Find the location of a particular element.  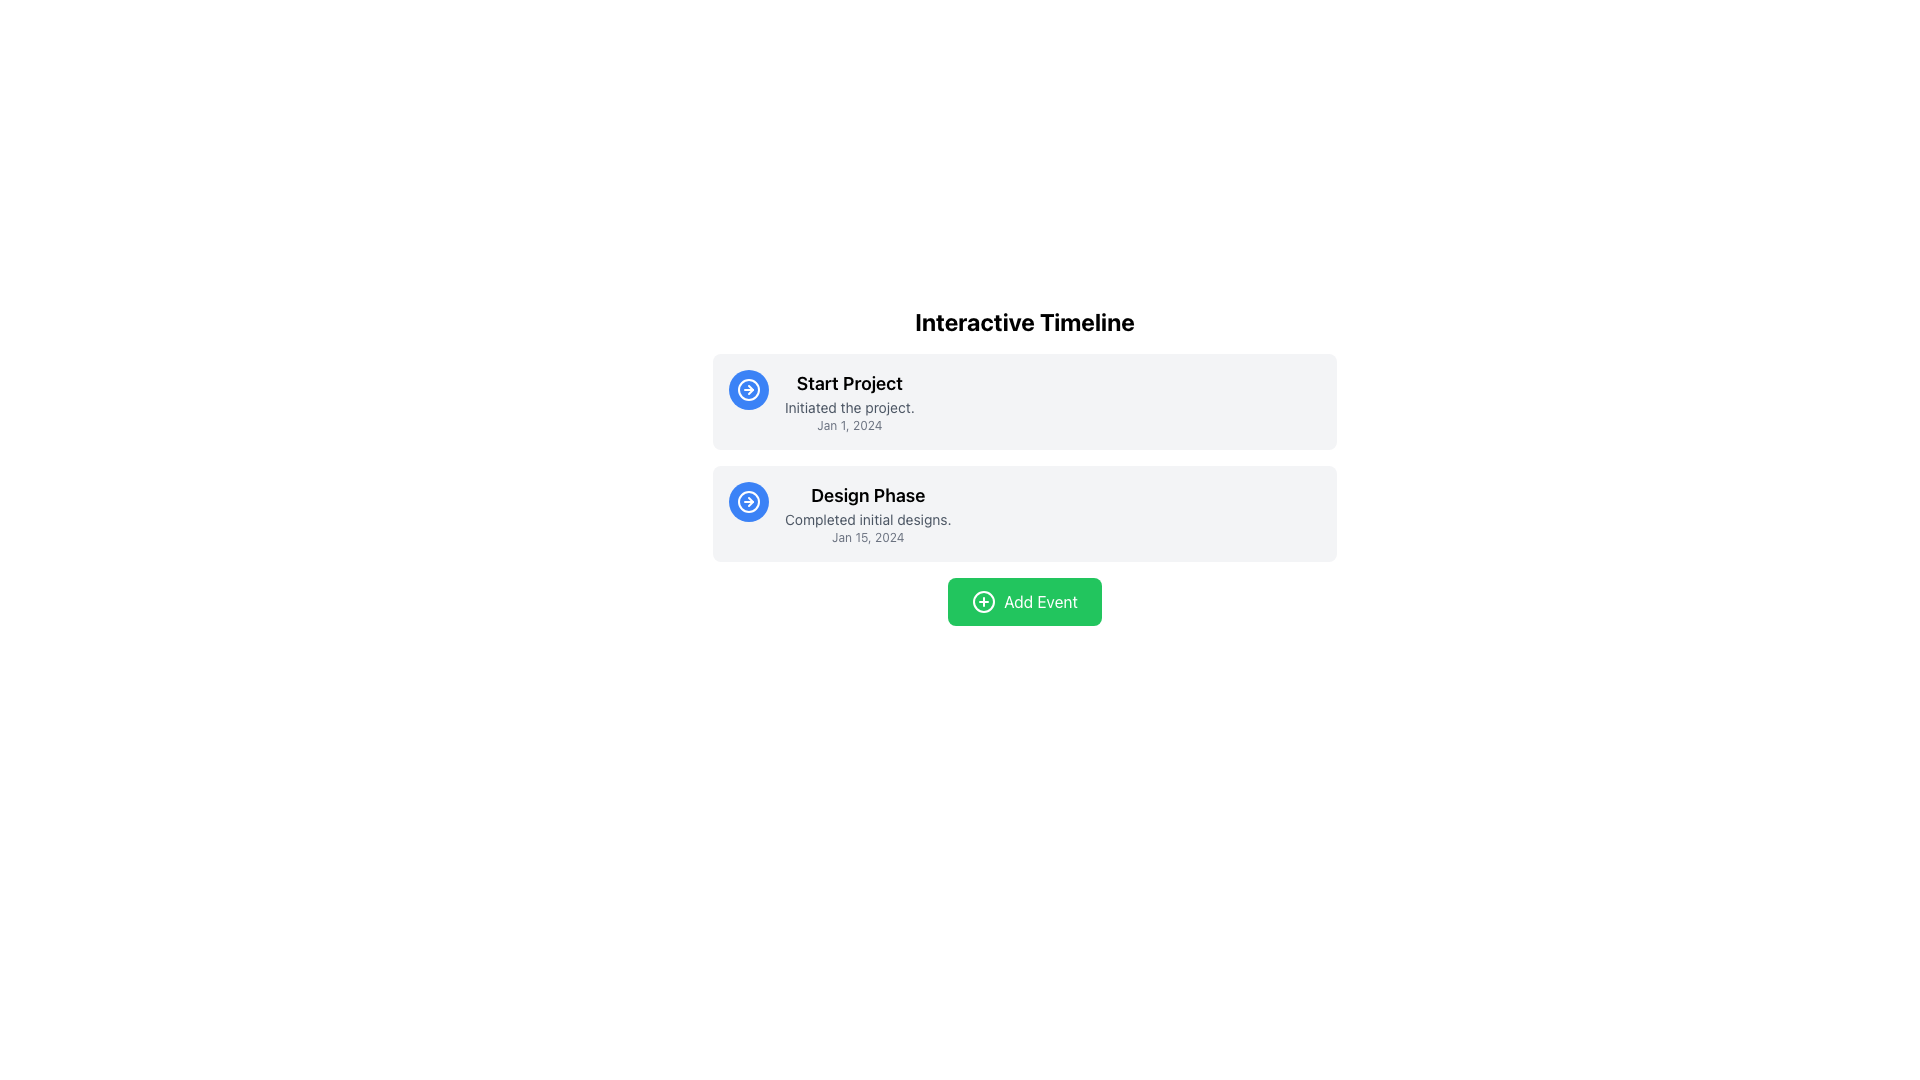

the static text label that states 'Completed initial designs.' which is located between the header 'Design Phase' and the date 'Jan 15, 2024' in the timeline interface is located at coordinates (868, 519).